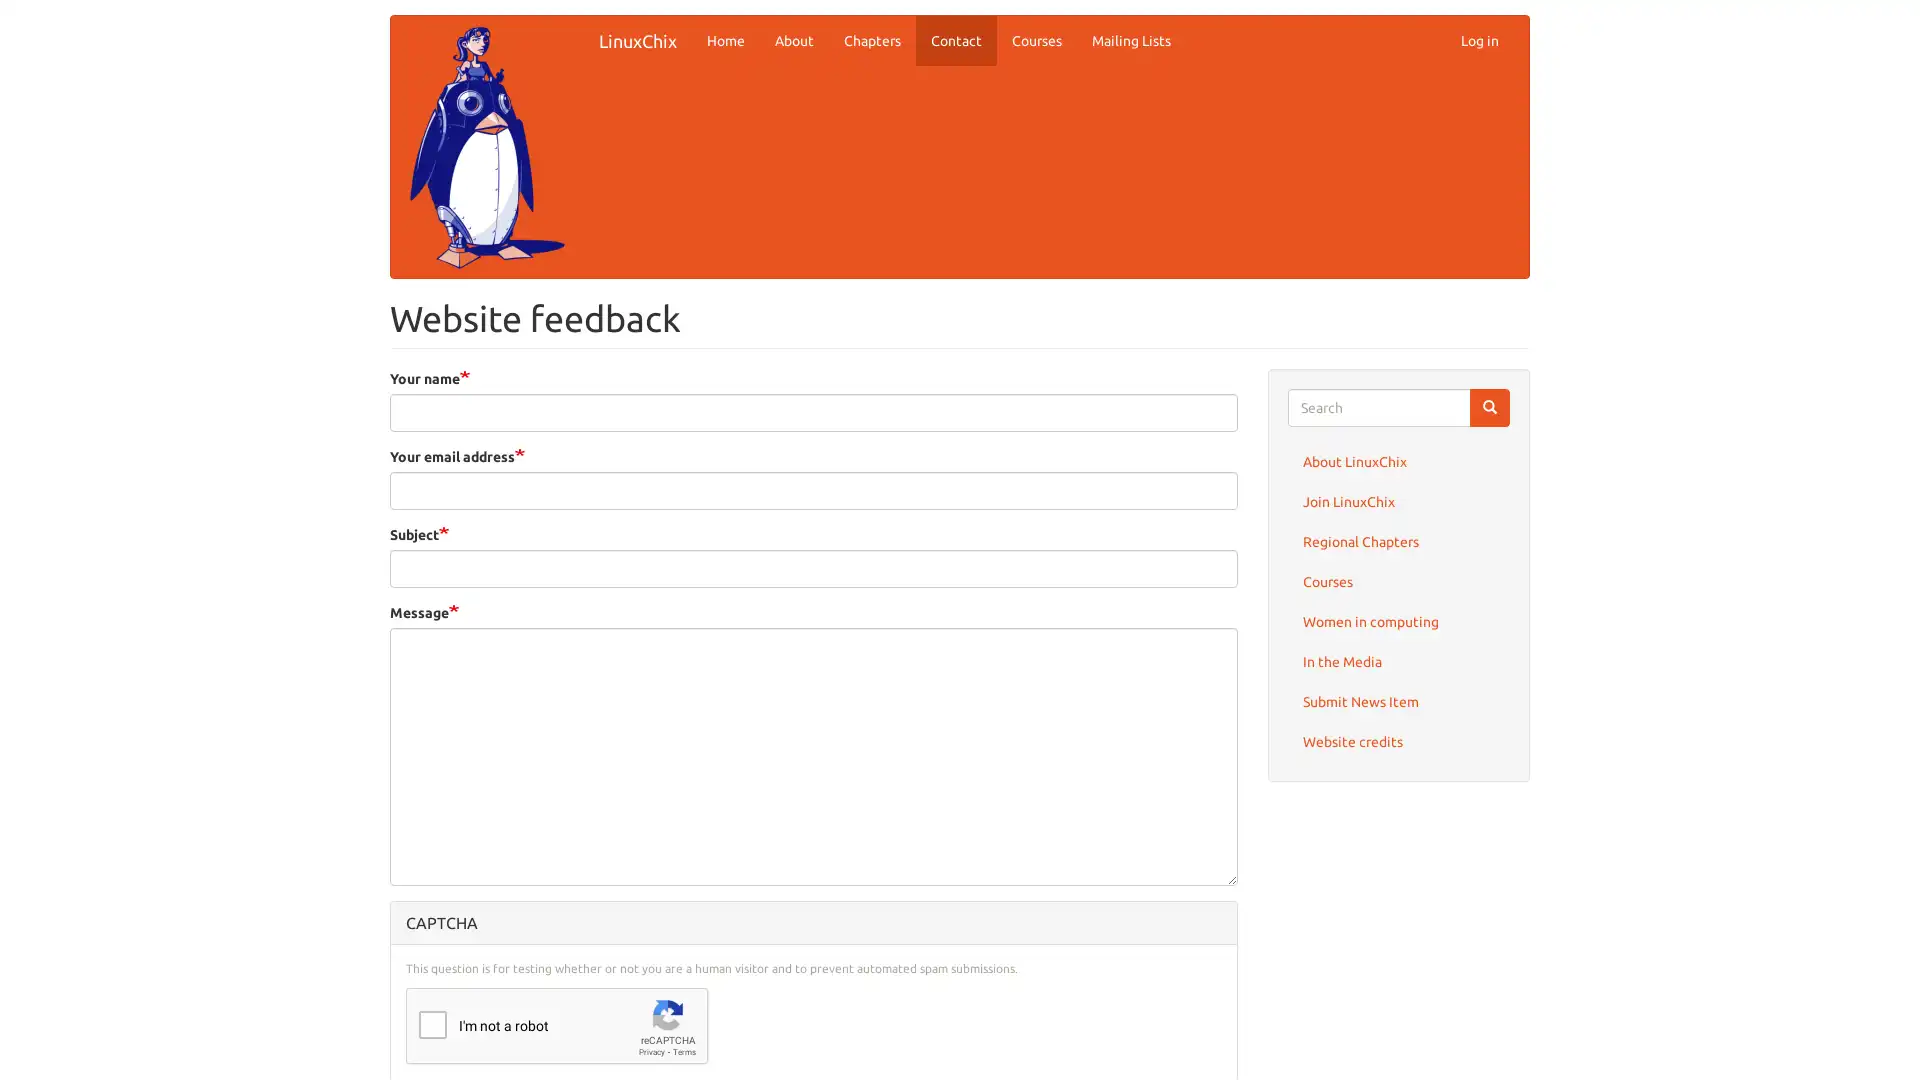 The image size is (1920, 1080). Describe the element at coordinates (813, 922) in the screenshot. I see `CAPTCHA` at that location.